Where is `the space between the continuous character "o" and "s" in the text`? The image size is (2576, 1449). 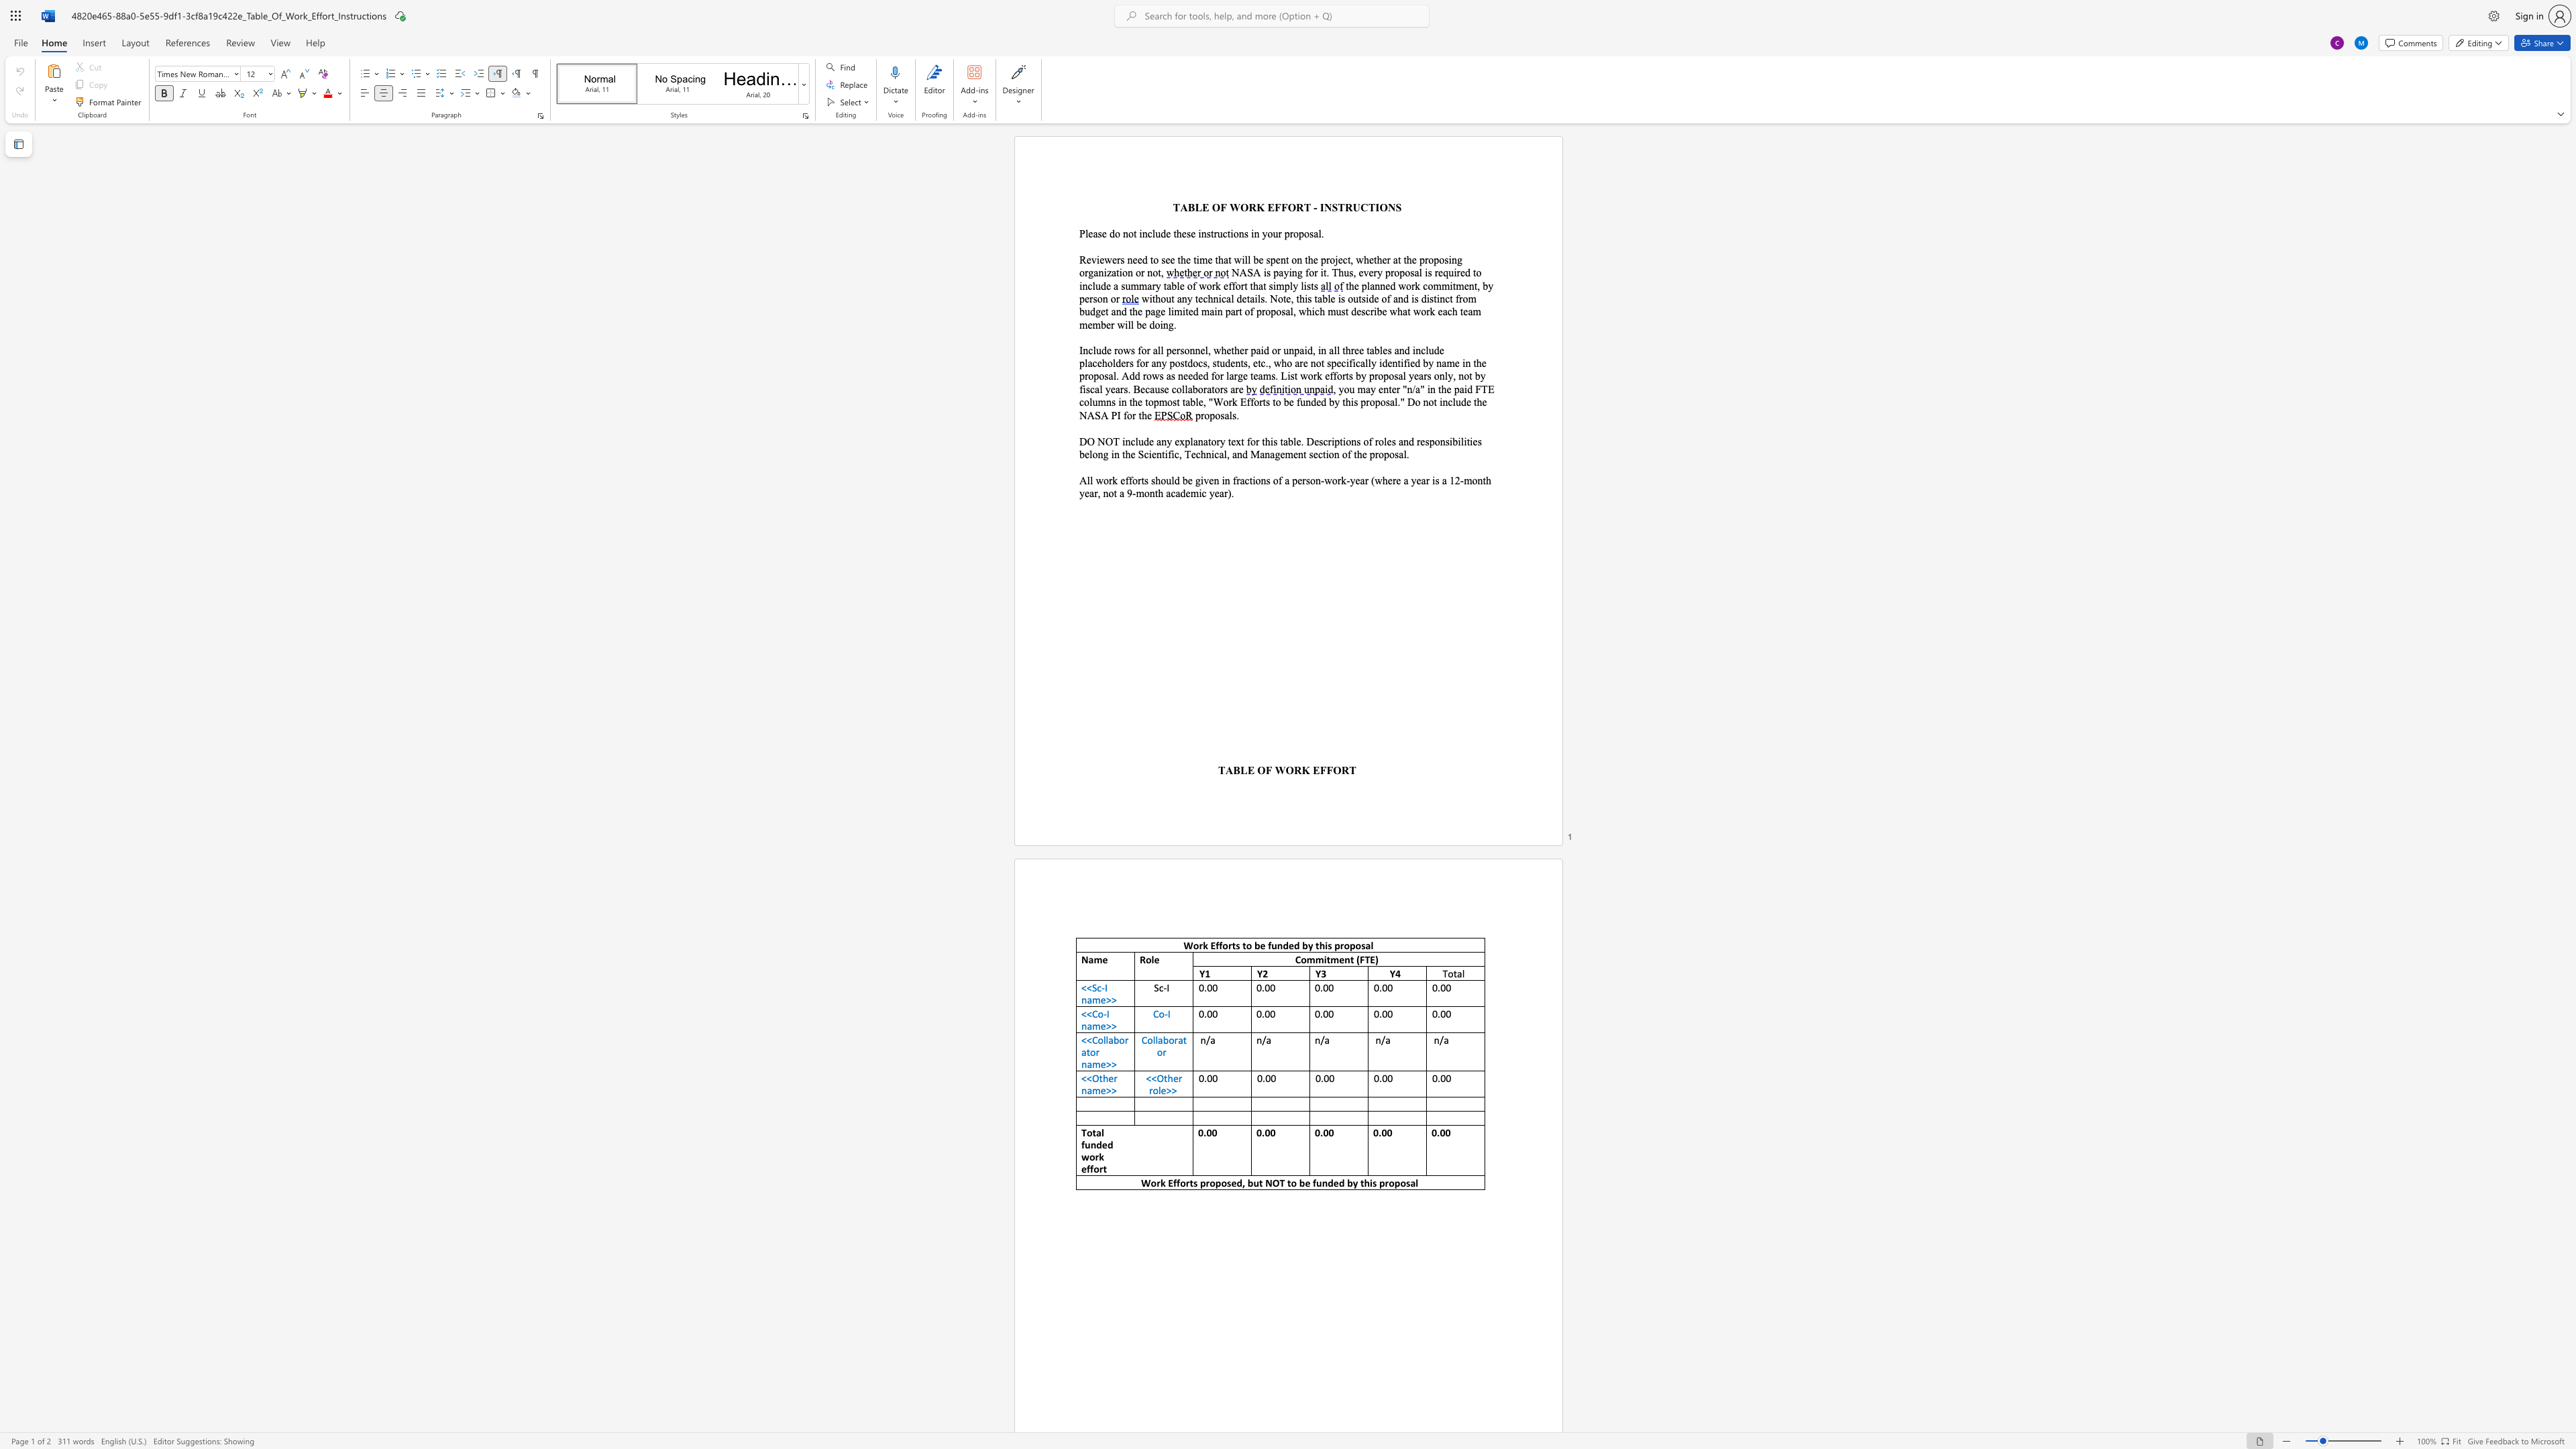
the space between the continuous character "o" and "s" in the text is located at coordinates (1443, 259).